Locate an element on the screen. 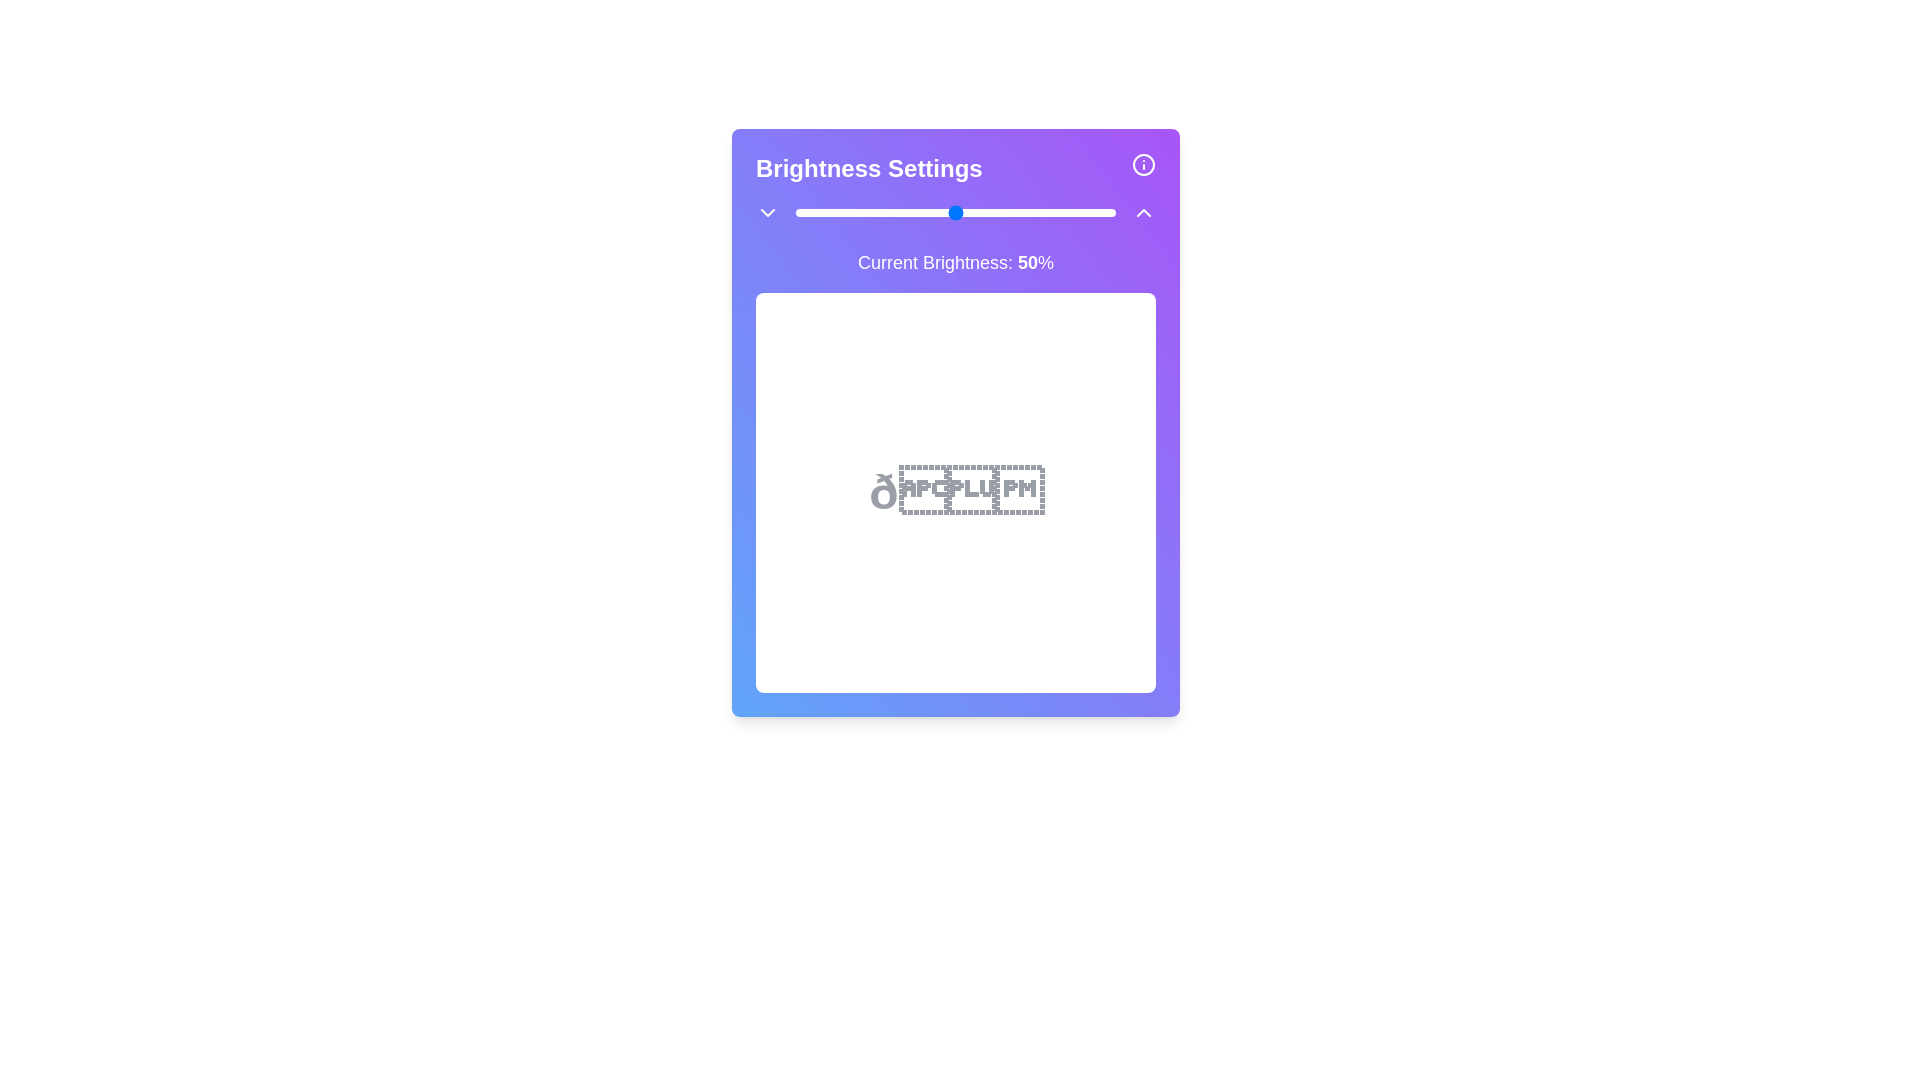 Image resolution: width=1920 pixels, height=1080 pixels. the Info icon in the Brightness Control Panel is located at coordinates (1143, 164).